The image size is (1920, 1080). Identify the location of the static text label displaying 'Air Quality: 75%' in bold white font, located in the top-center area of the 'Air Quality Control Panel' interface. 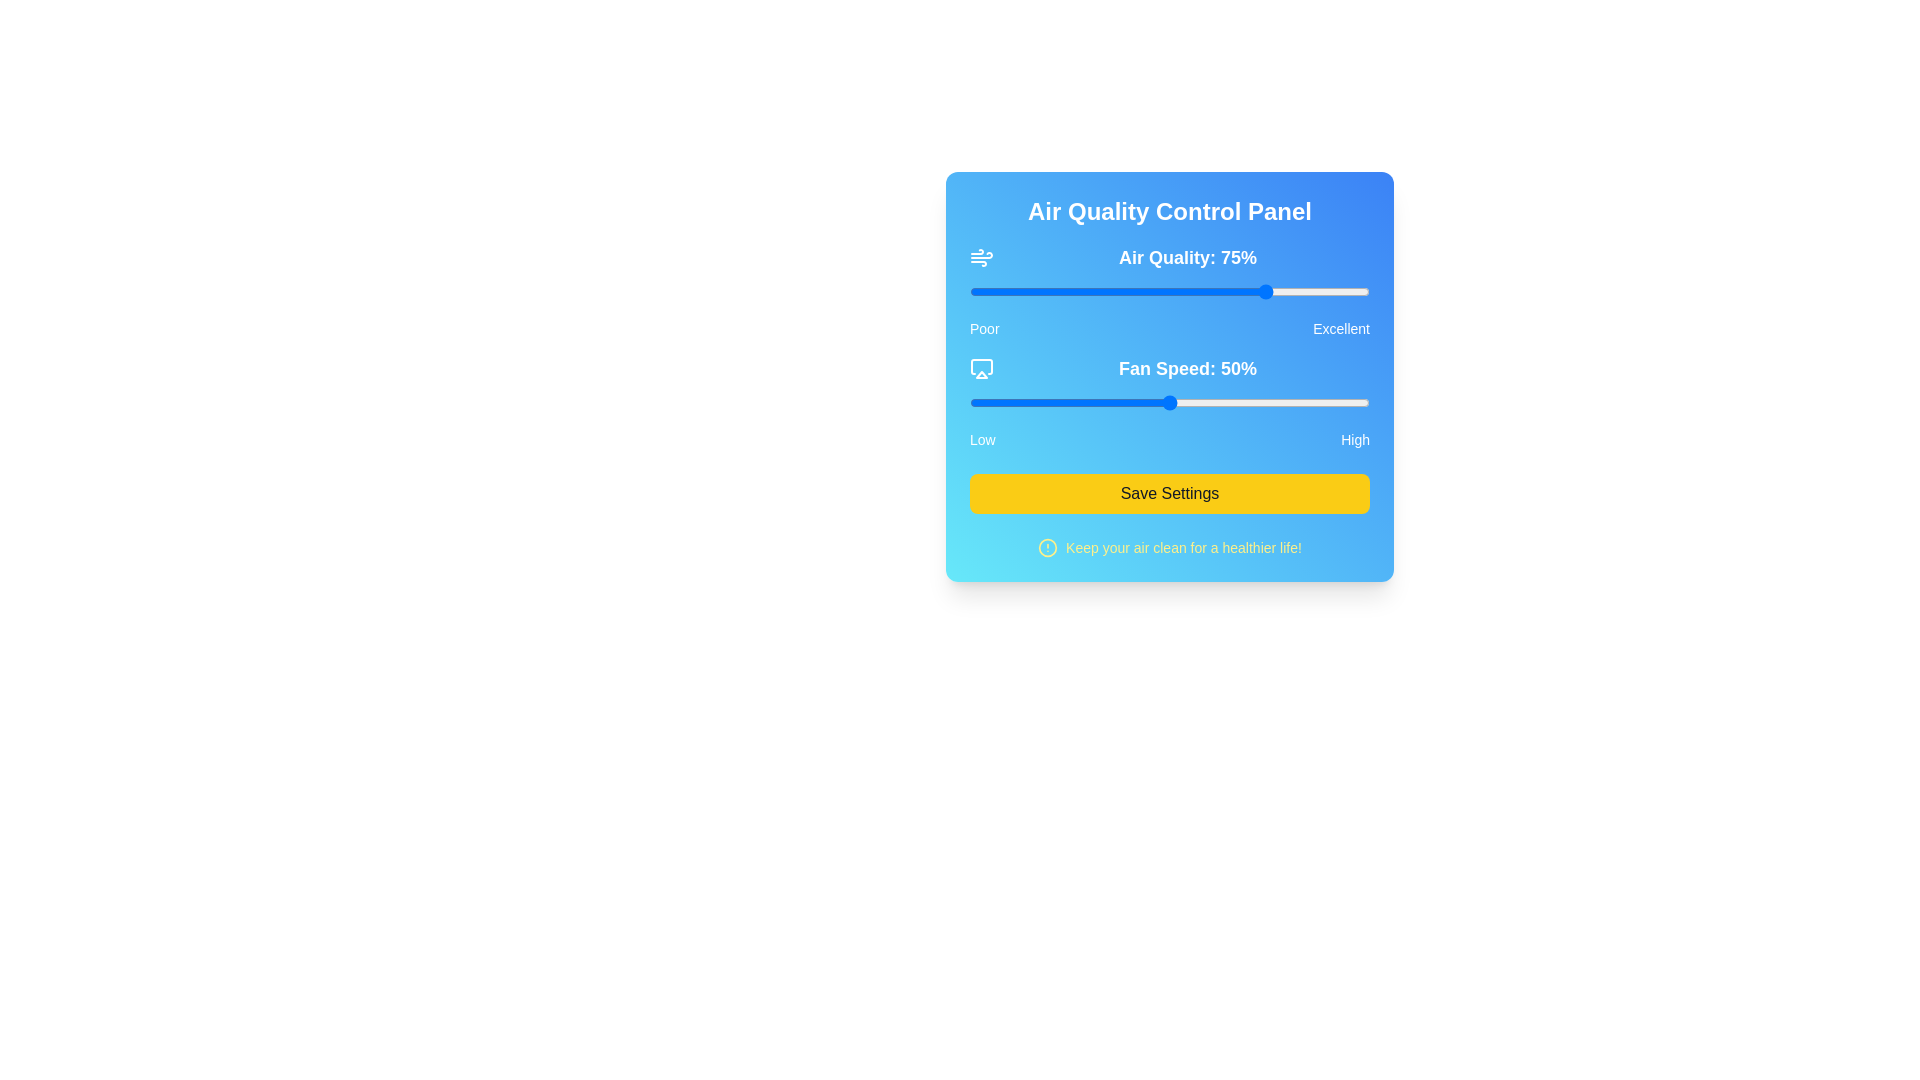
(1188, 257).